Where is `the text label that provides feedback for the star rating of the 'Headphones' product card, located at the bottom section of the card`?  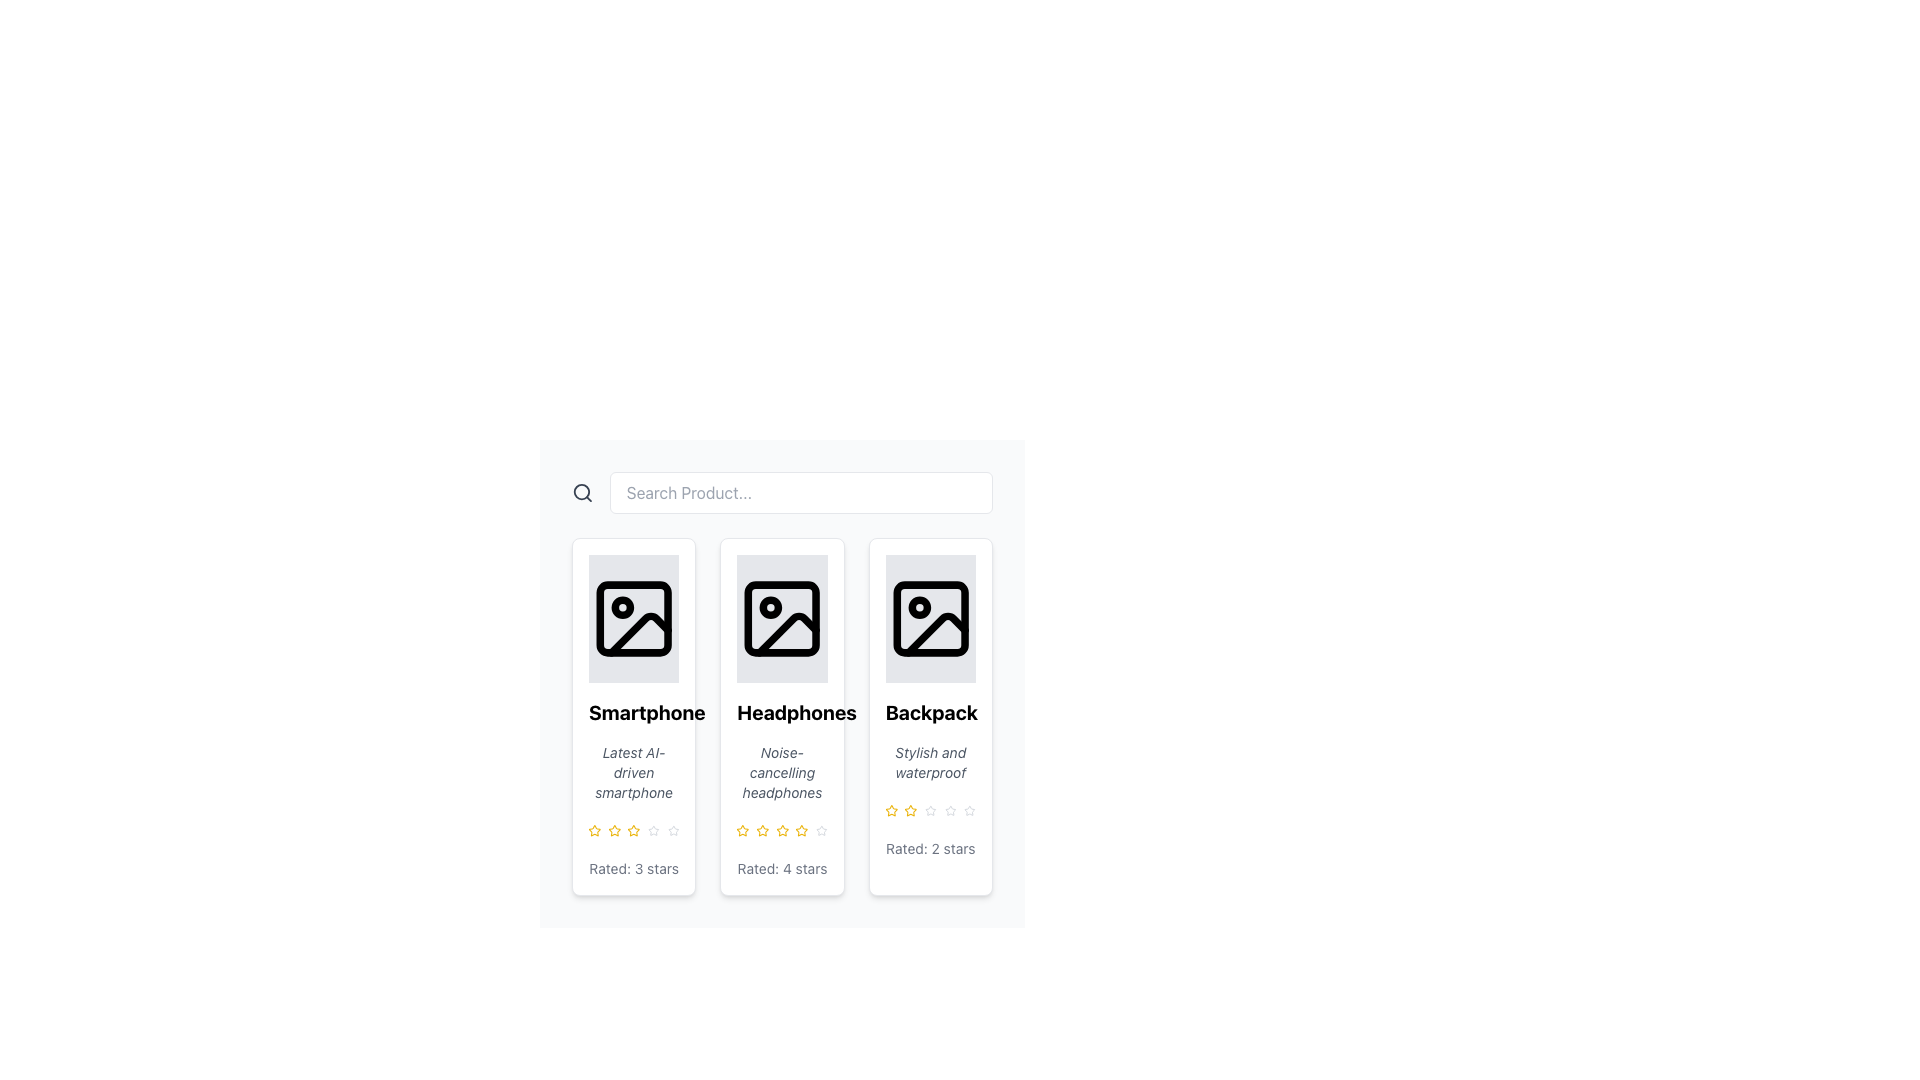
the text label that provides feedback for the star rating of the 'Headphones' product card, located at the bottom section of the card is located at coordinates (781, 867).